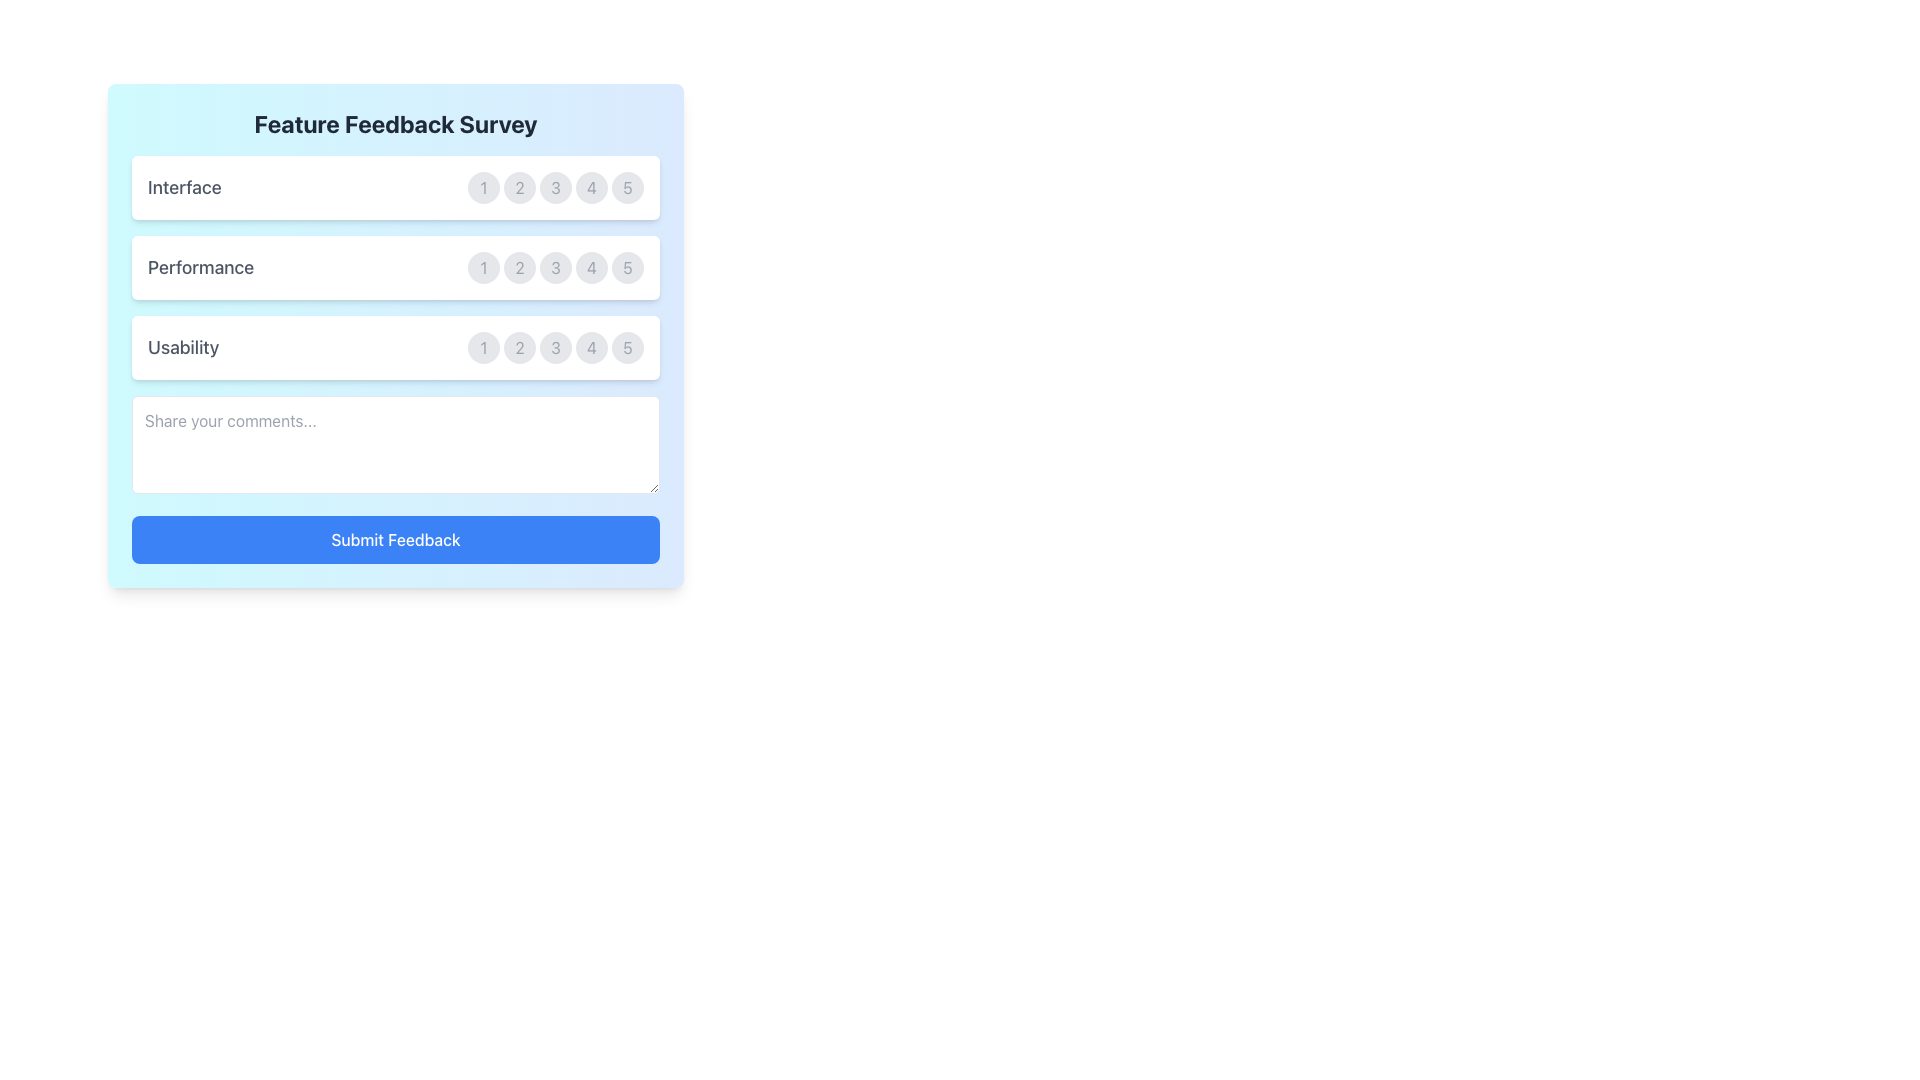  Describe the element at coordinates (484, 188) in the screenshot. I see `the circular button with a gray background and the number '1' to activate the hover effect` at that location.